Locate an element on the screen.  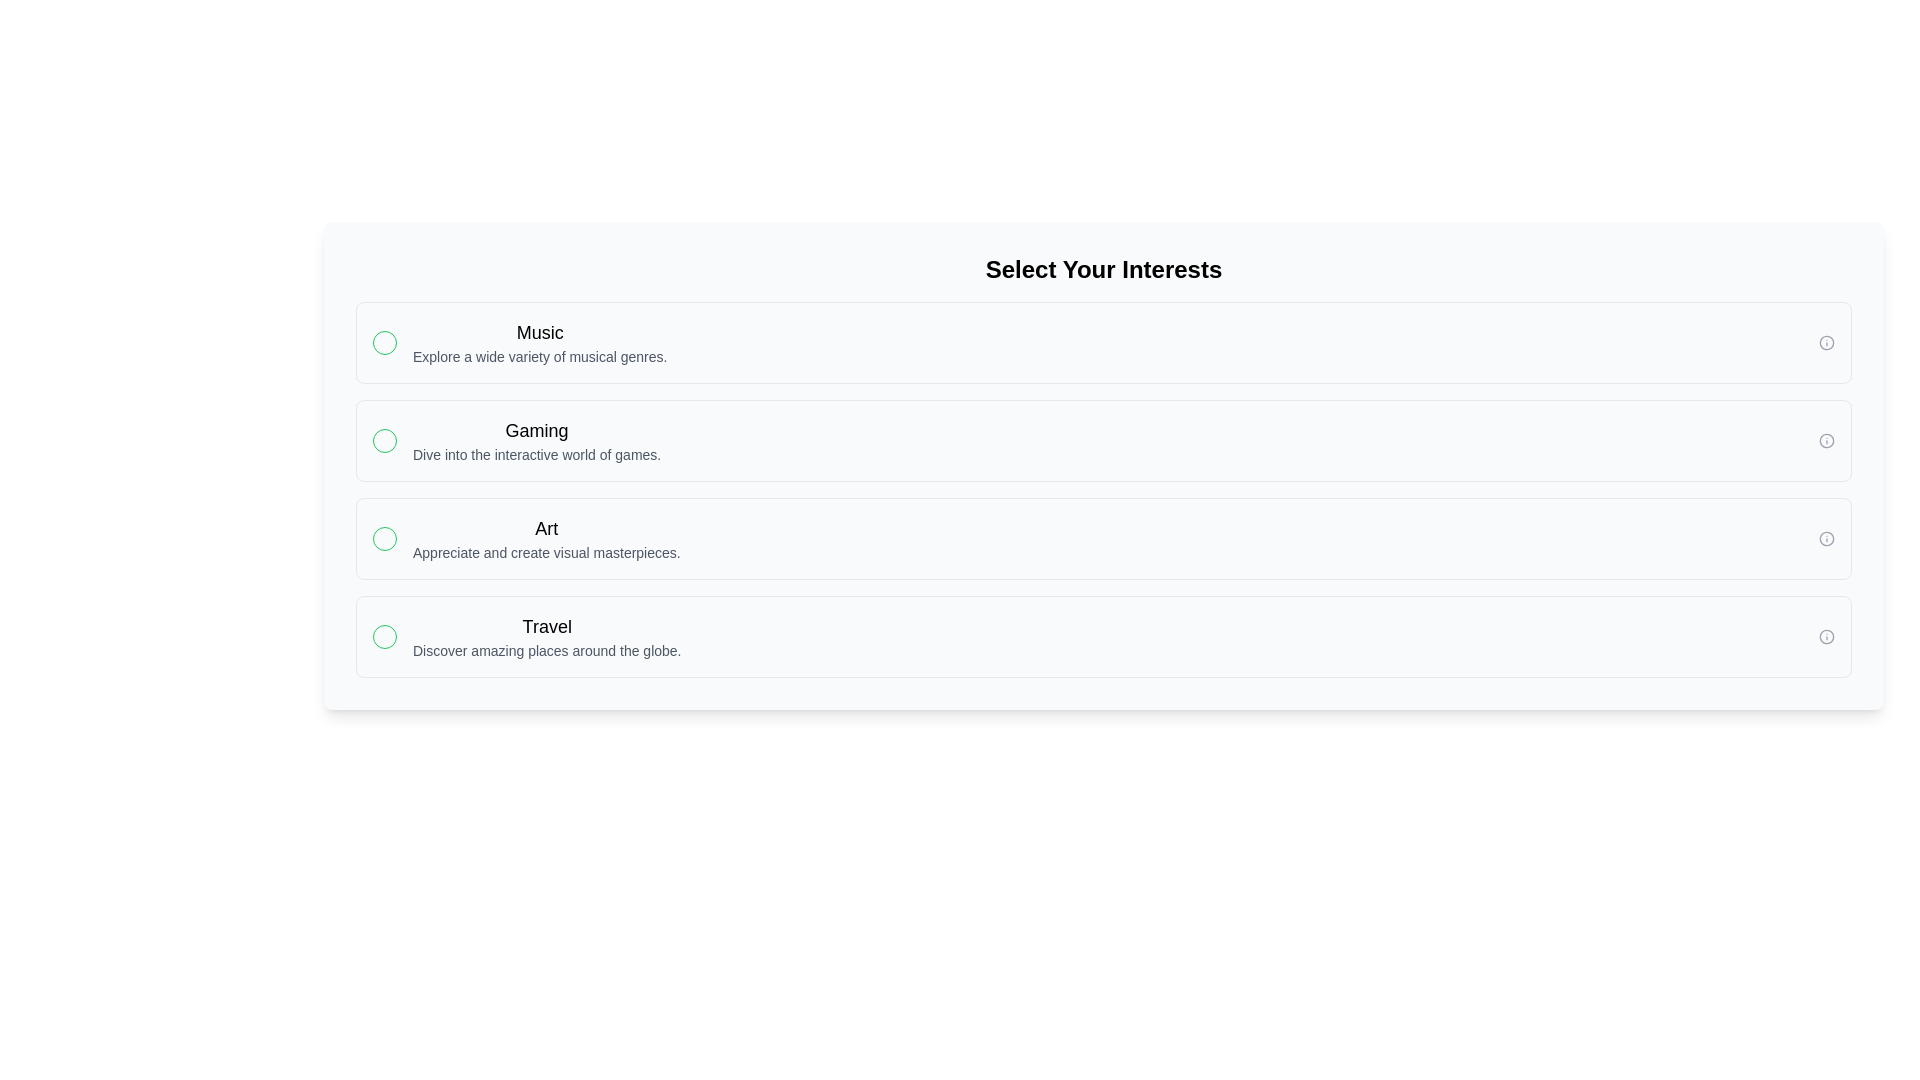
the information icon next to the Gaming option to read its detailed description is located at coordinates (1827, 439).